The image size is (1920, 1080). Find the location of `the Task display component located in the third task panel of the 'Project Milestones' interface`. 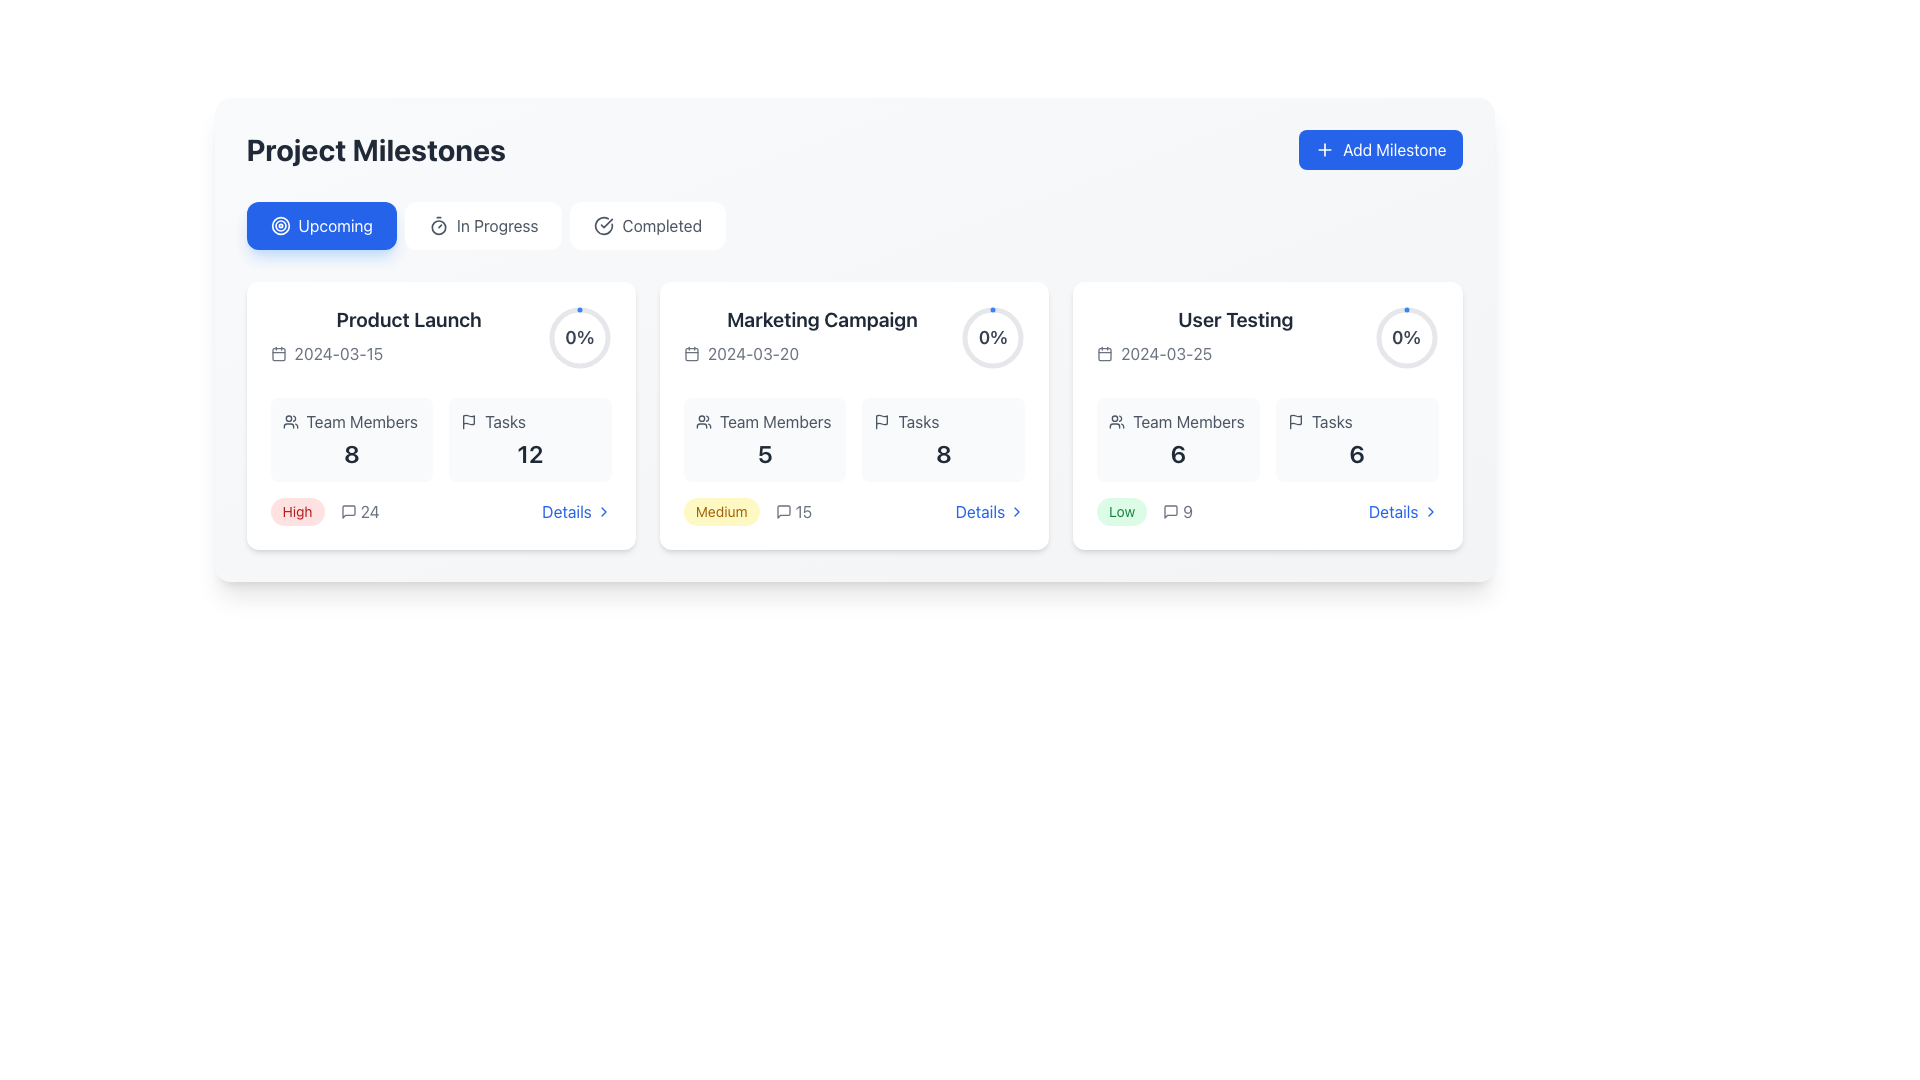

the Task display component located in the third task panel of the 'Project Milestones' interface is located at coordinates (1266, 338).